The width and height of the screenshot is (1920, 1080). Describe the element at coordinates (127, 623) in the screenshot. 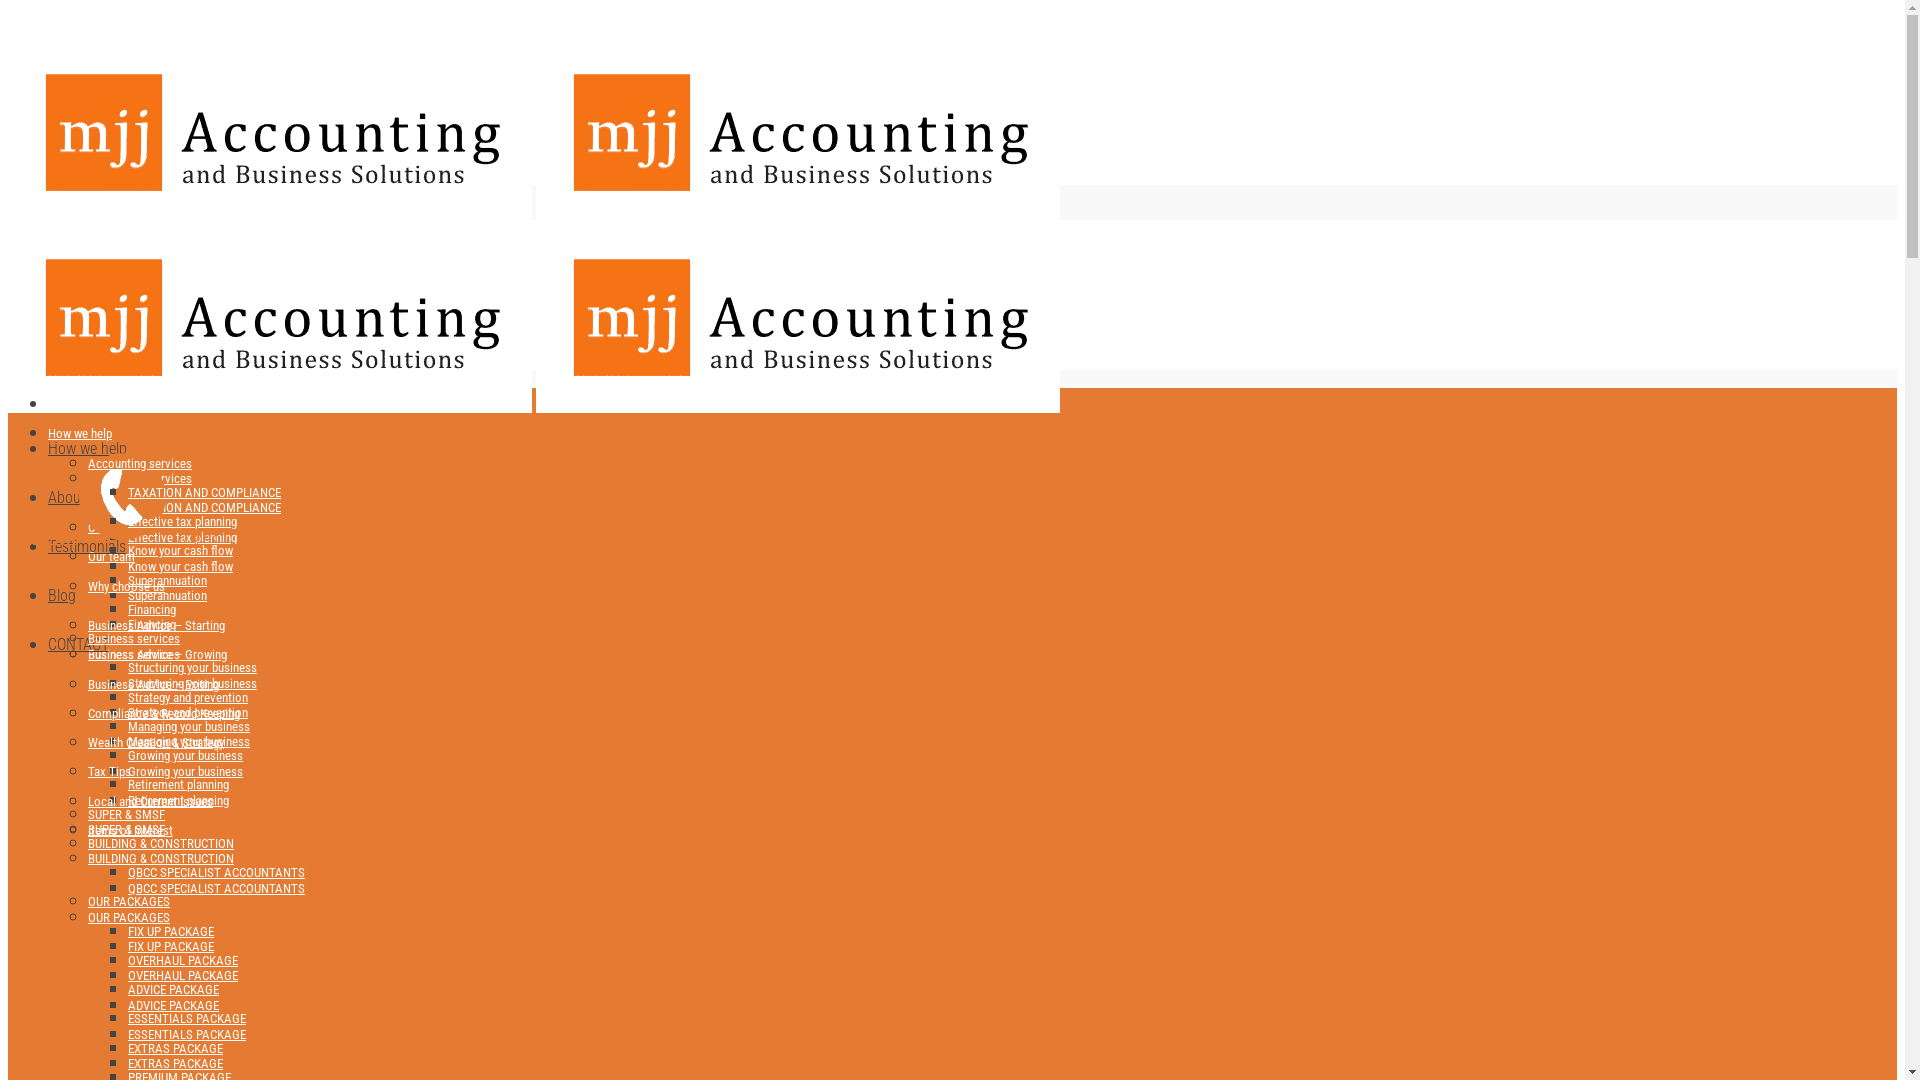

I see `'Financing'` at that location.